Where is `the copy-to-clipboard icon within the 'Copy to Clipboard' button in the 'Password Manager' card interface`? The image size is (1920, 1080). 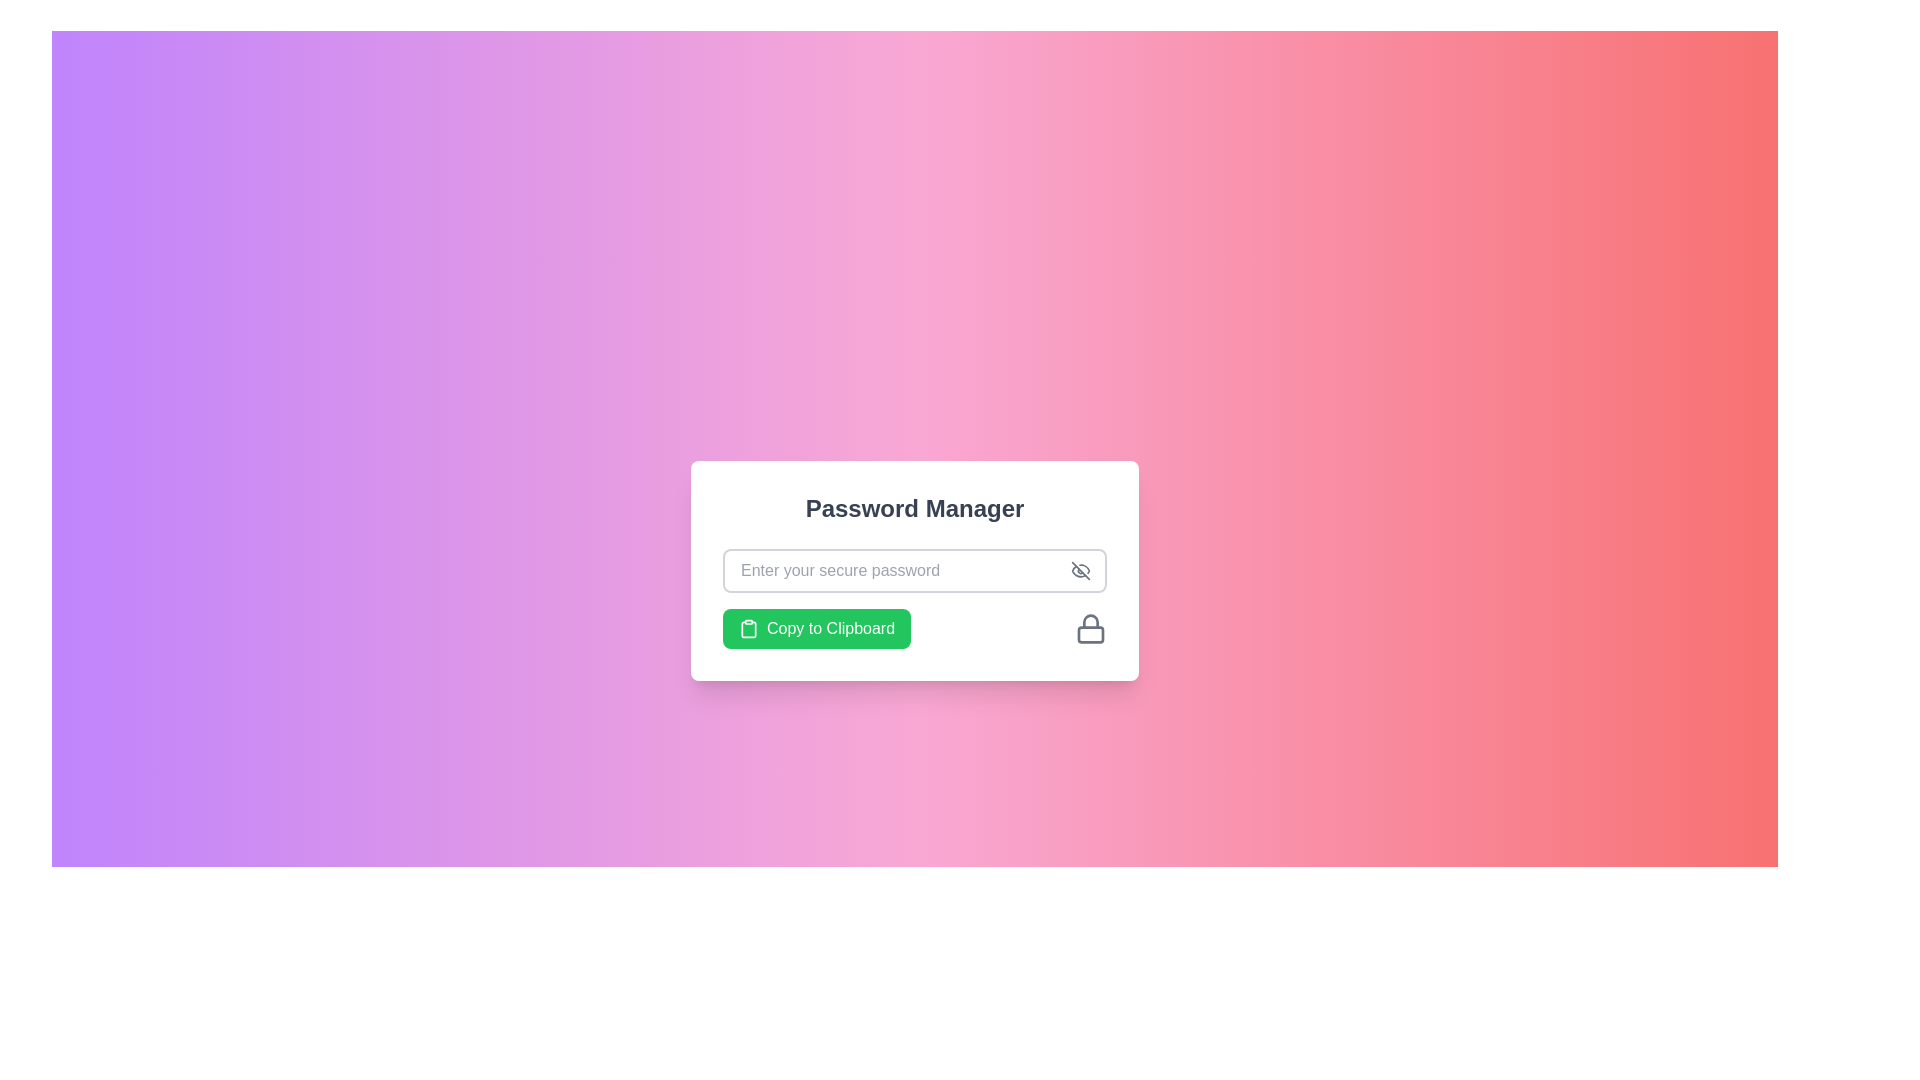 the copy-to-clipboard icon within the 'Copy to Clipboard' button in the 'Password Manager' card interface is located at coordinates (747, 627).